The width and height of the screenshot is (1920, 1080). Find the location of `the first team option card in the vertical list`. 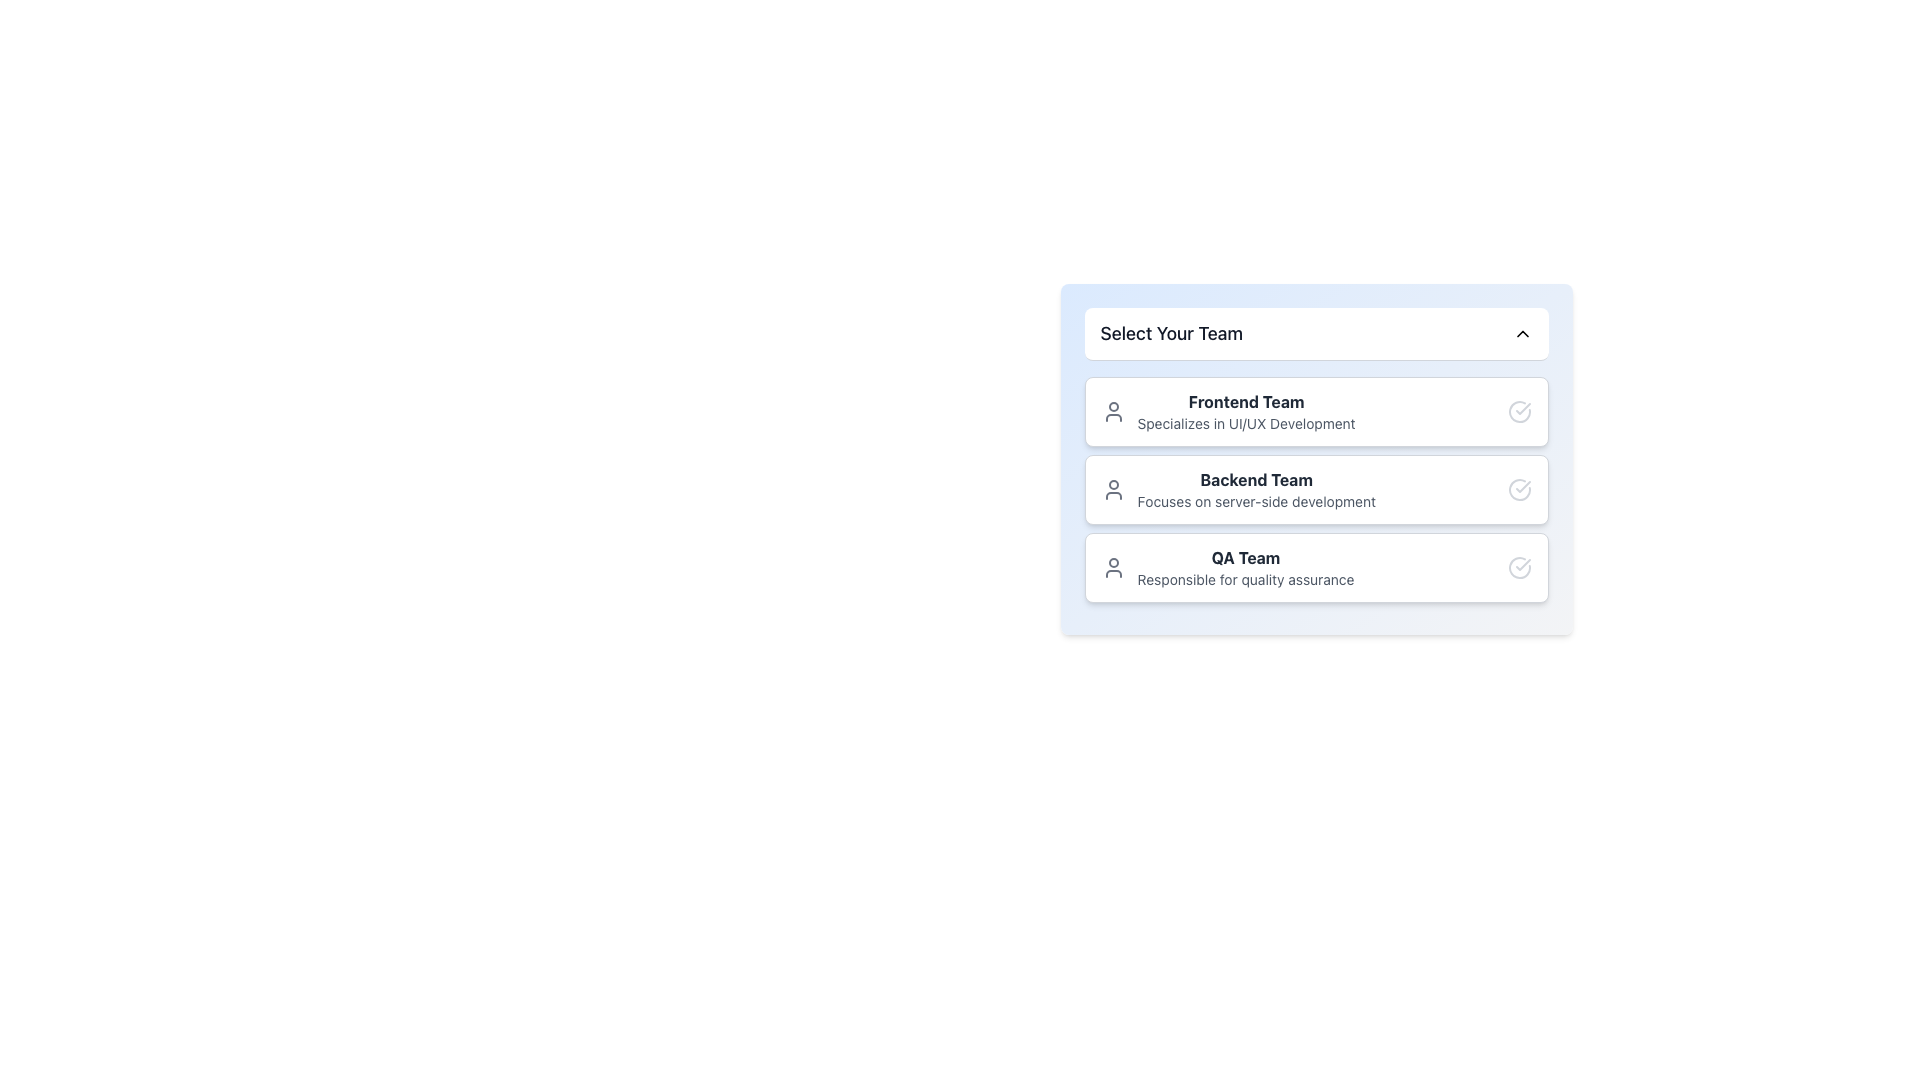

the first team option card in the vertical list is located at coordinates (1316, 411).